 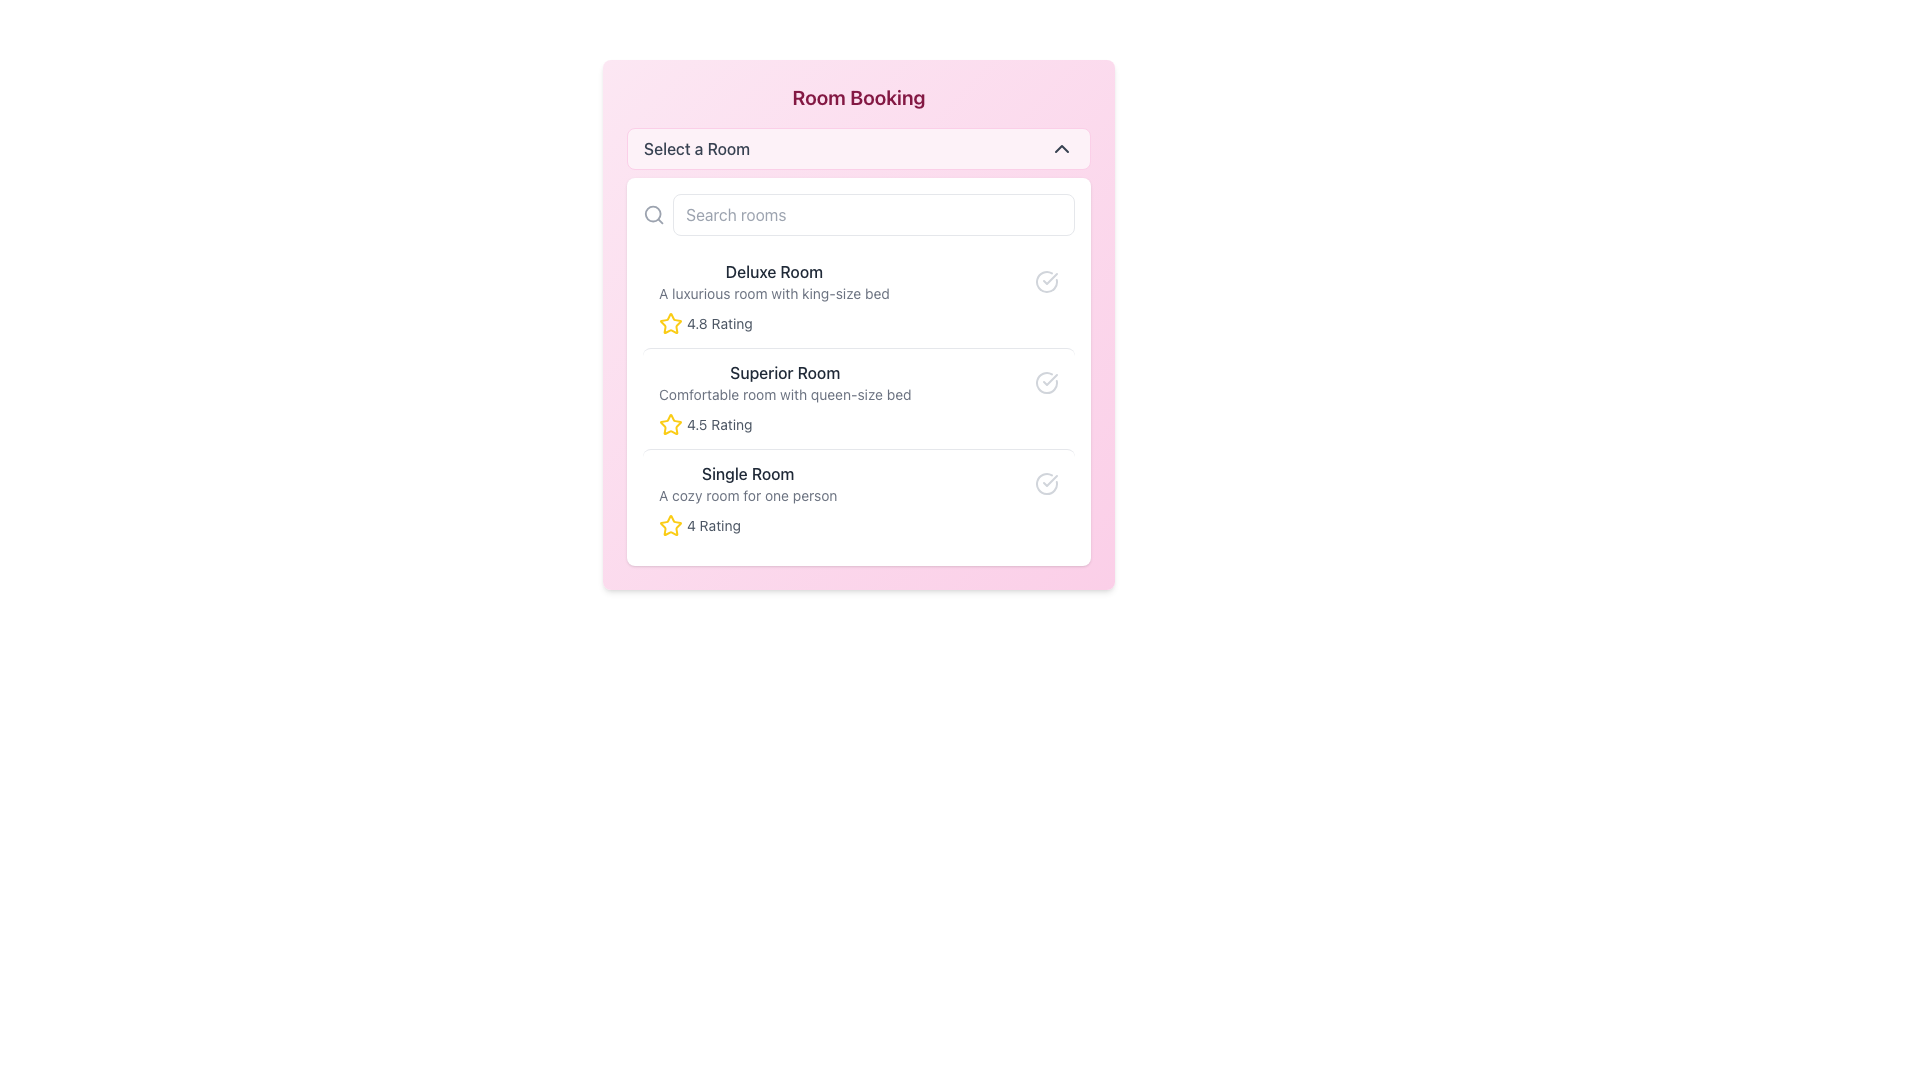 I want to click on the text label displaying '4.8 Rating' which is next to a yellow star icon, indicating the rating of a Deluxe Room, so click(x=719, y=323).